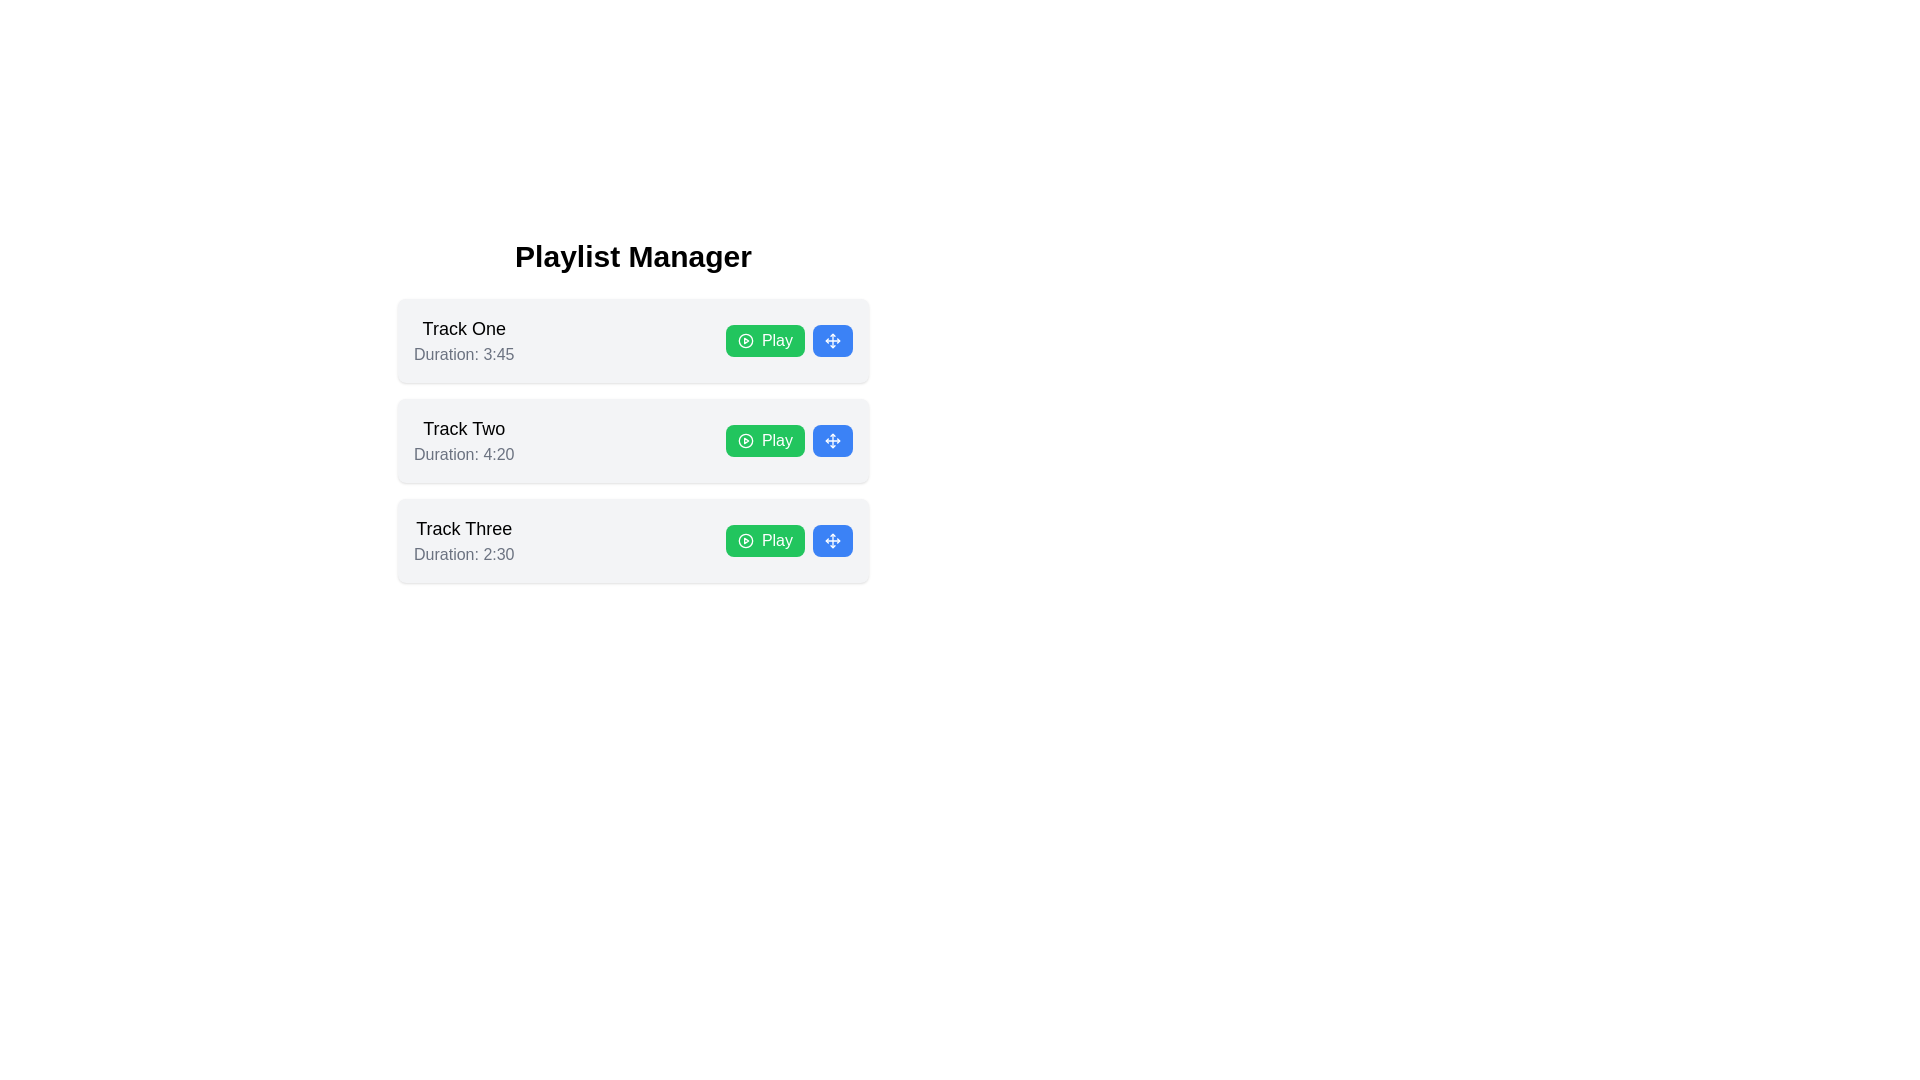  Describe the element at coordinates (744, 540) in the screenshot. I see `the SVG circle element with a green border that forms the outermost circle of the play button for 'Track Three' in the playlist interface` at that location.